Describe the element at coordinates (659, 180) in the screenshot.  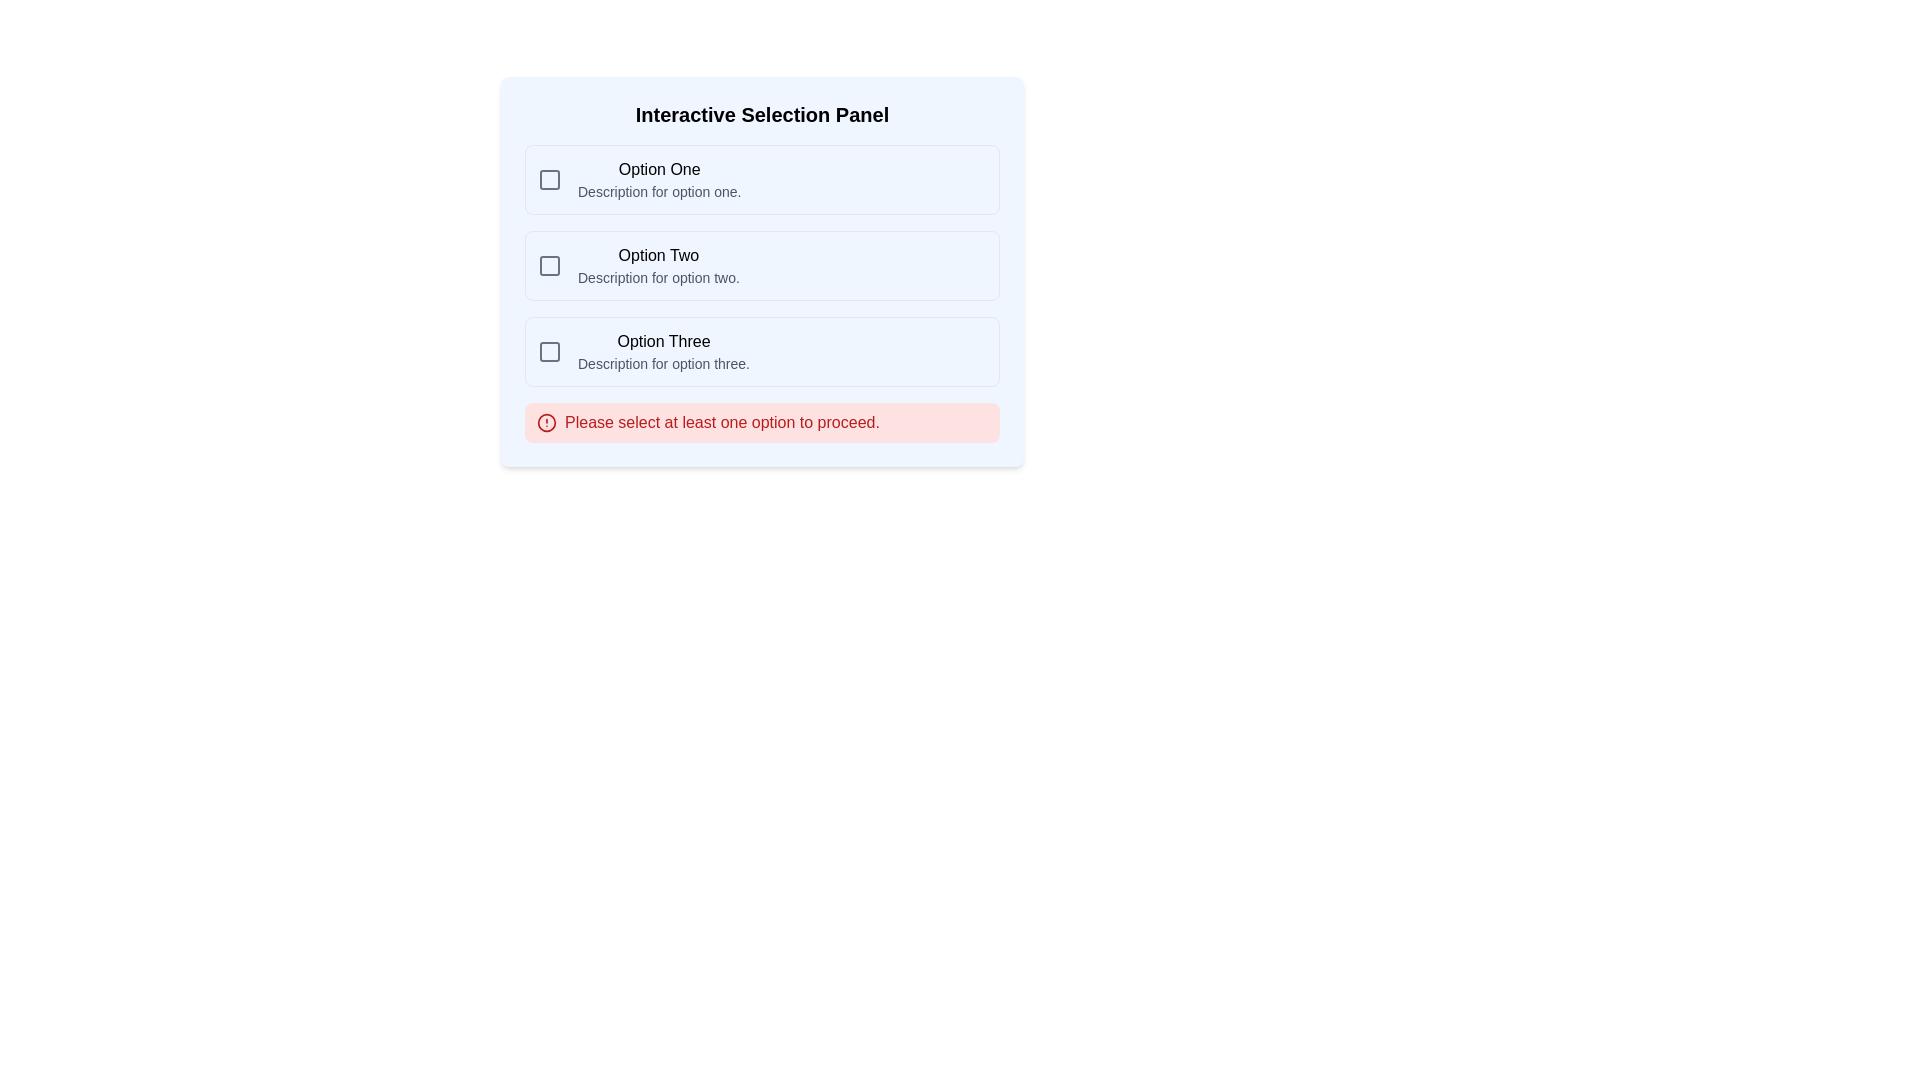
I see `the first option in the selection panel that provides a title and description, located to the right of a checkbox` at that location.